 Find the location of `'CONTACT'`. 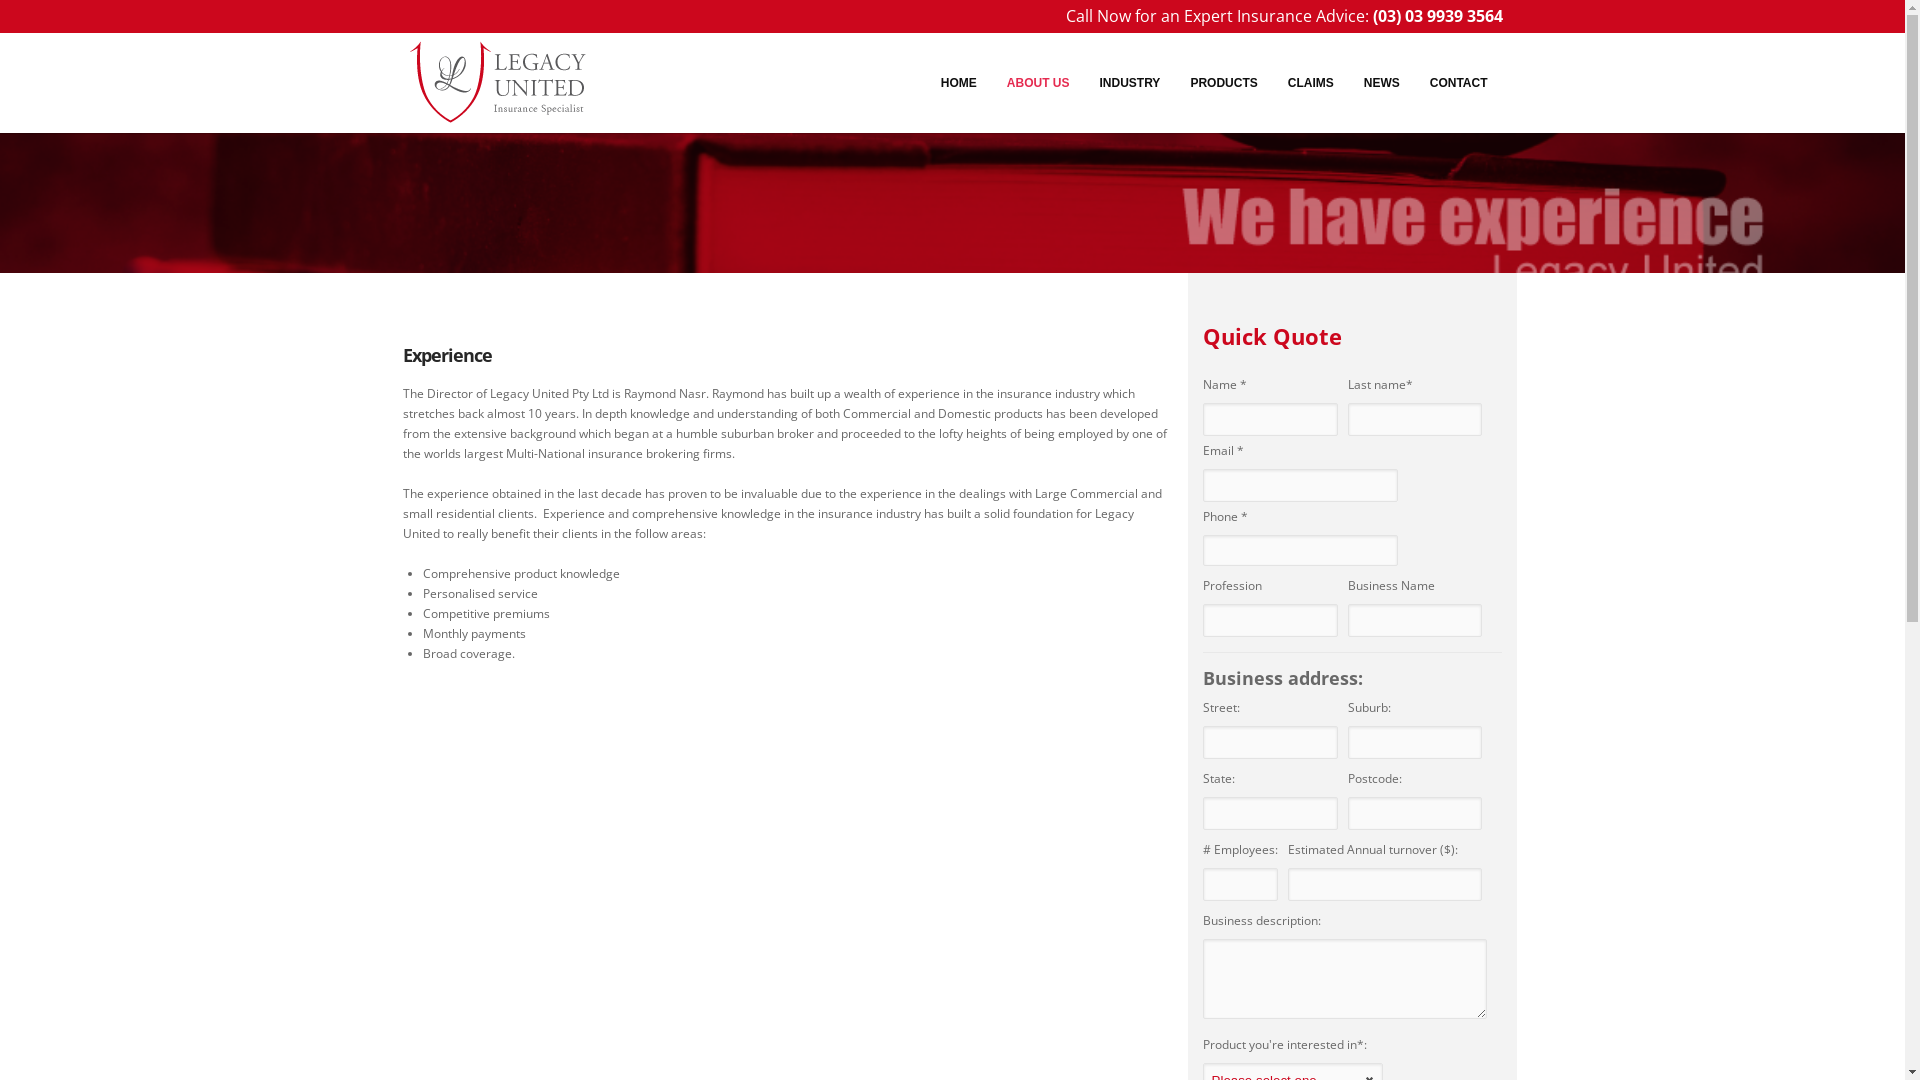

'CONTACT' is located at coordinates (1459, 82).